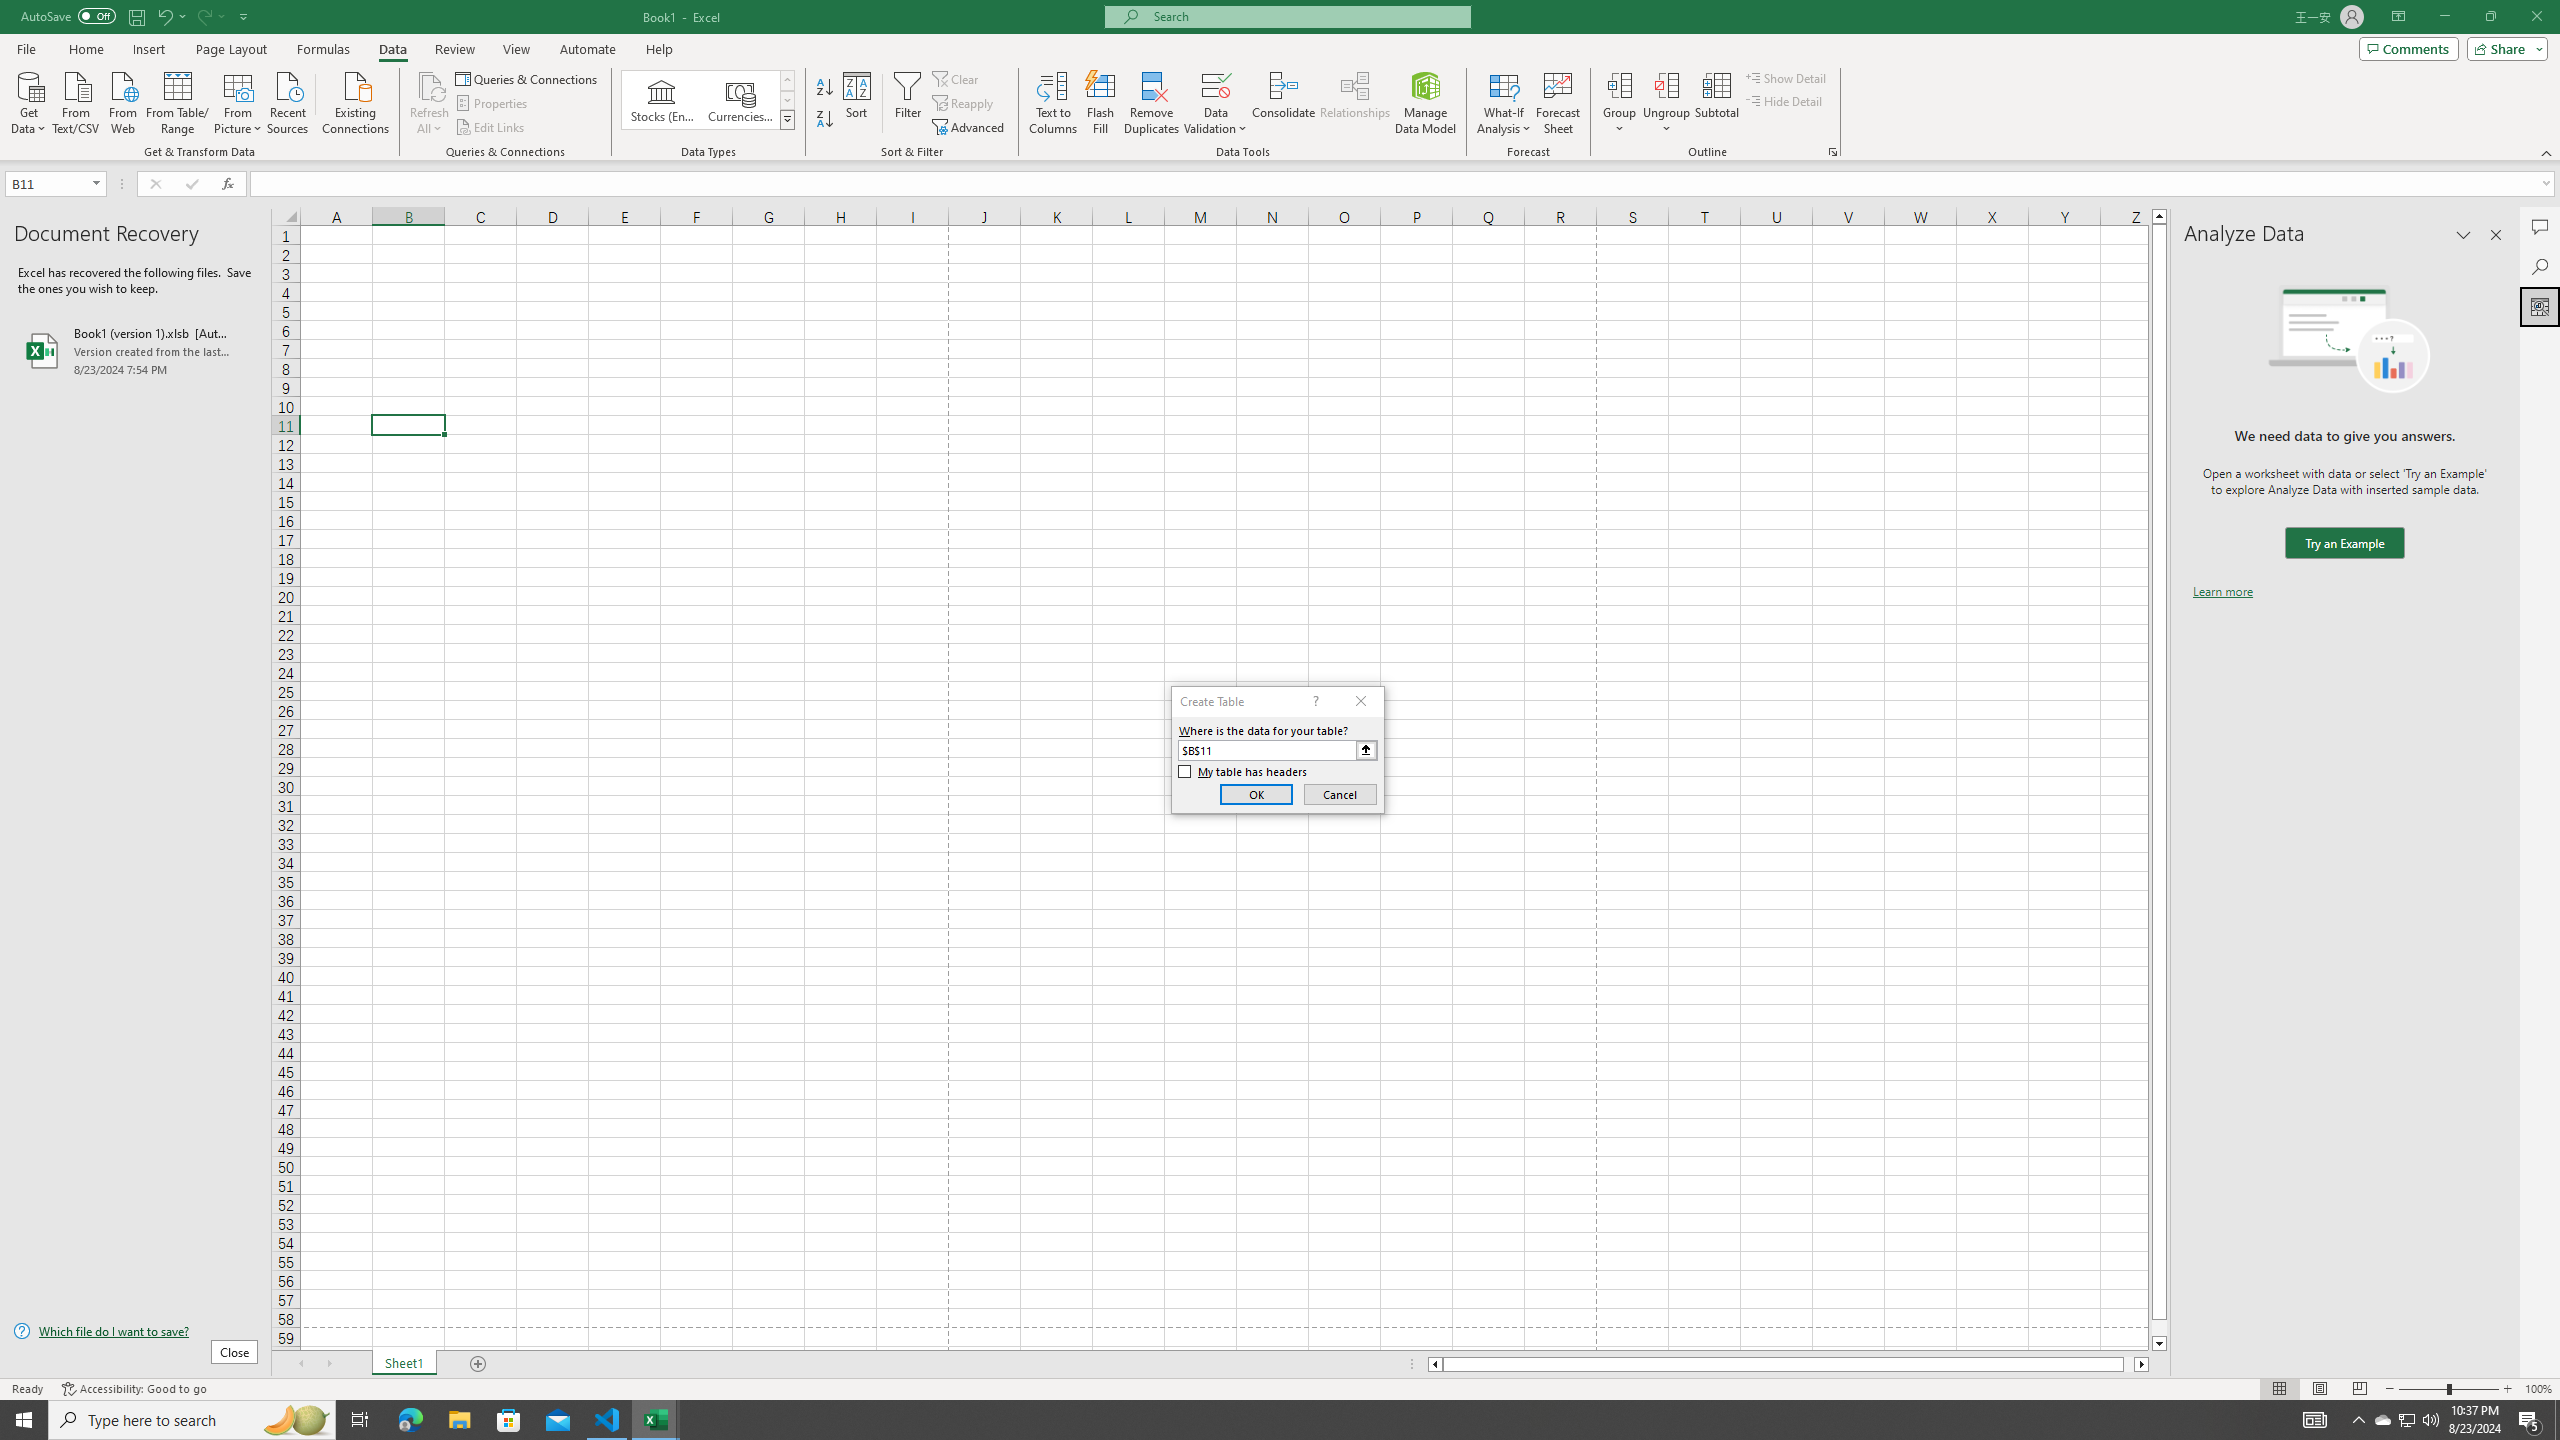 This screenshot has width=2560, height=1440. I want to click on 'Sort...', so click(856, 103).